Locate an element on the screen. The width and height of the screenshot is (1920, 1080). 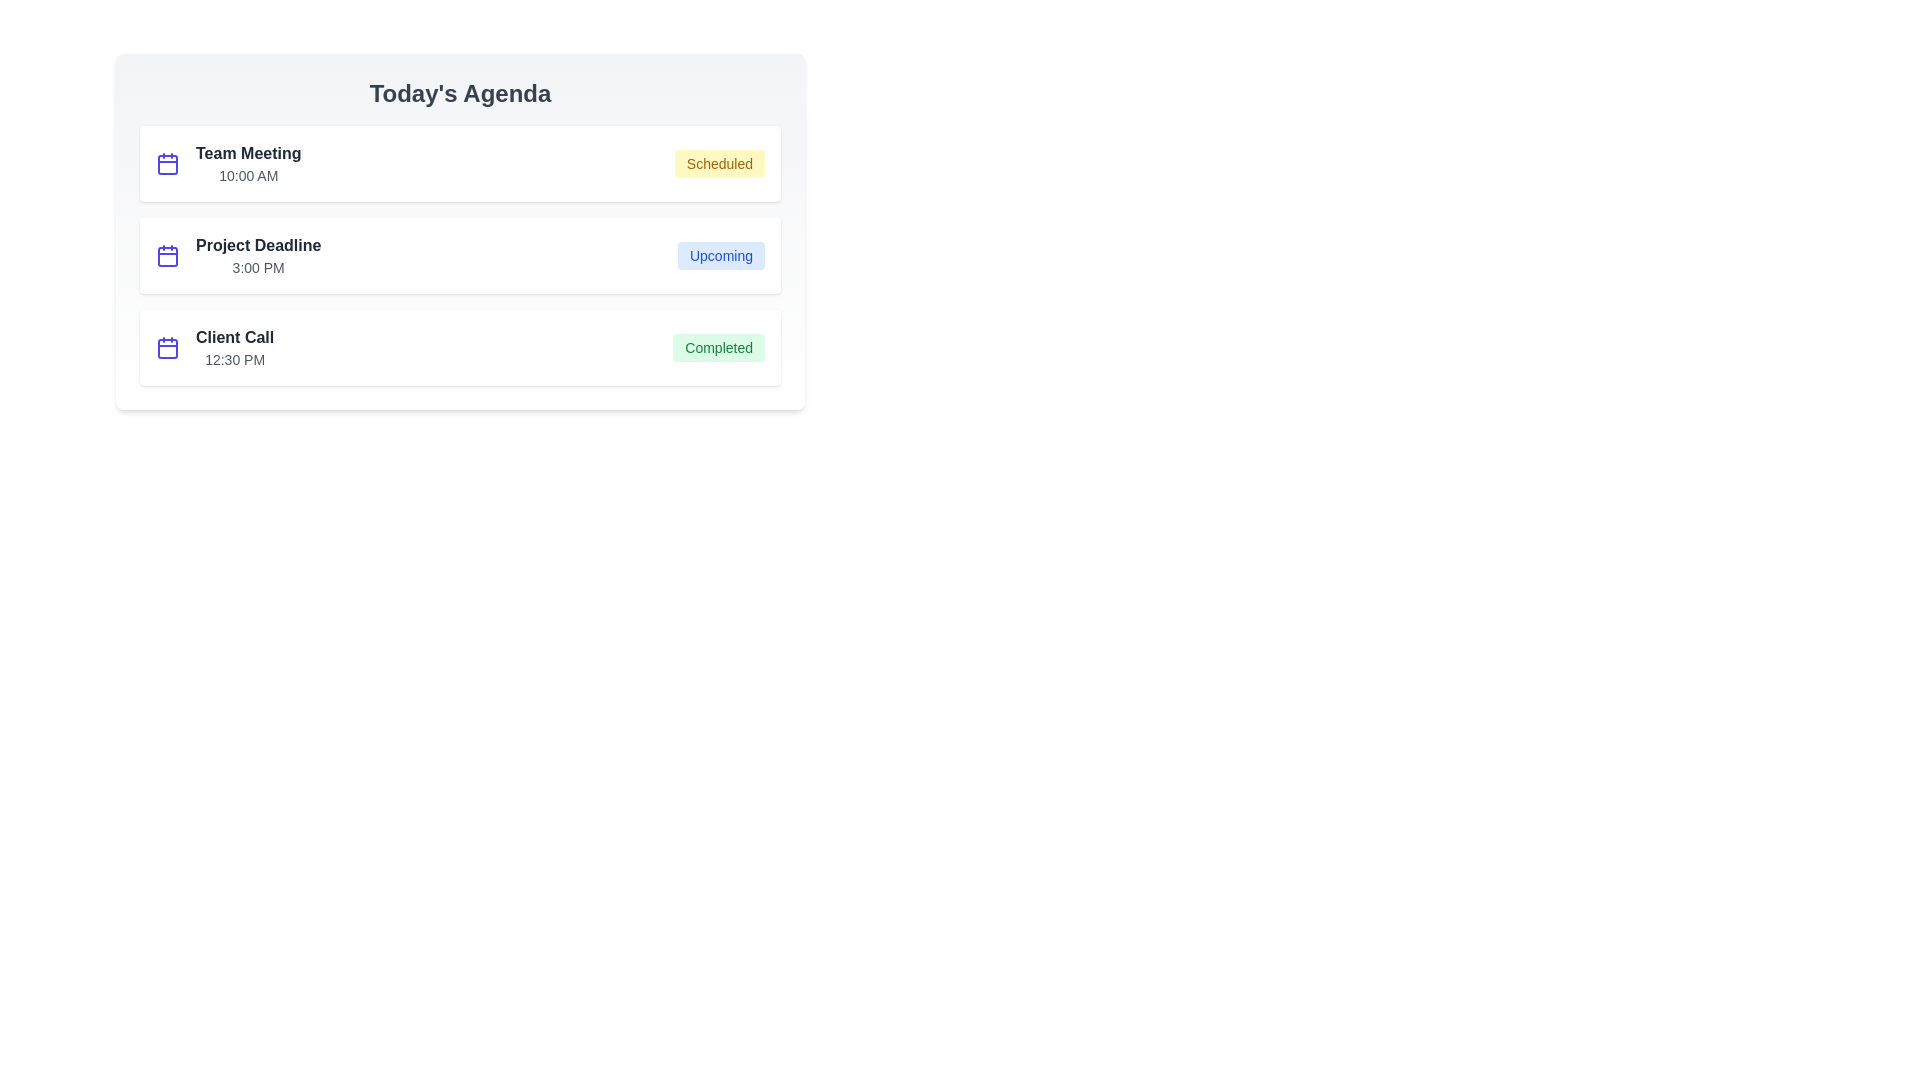
the event item corresponding to Project Deadline is located at coordinates (459, 254).